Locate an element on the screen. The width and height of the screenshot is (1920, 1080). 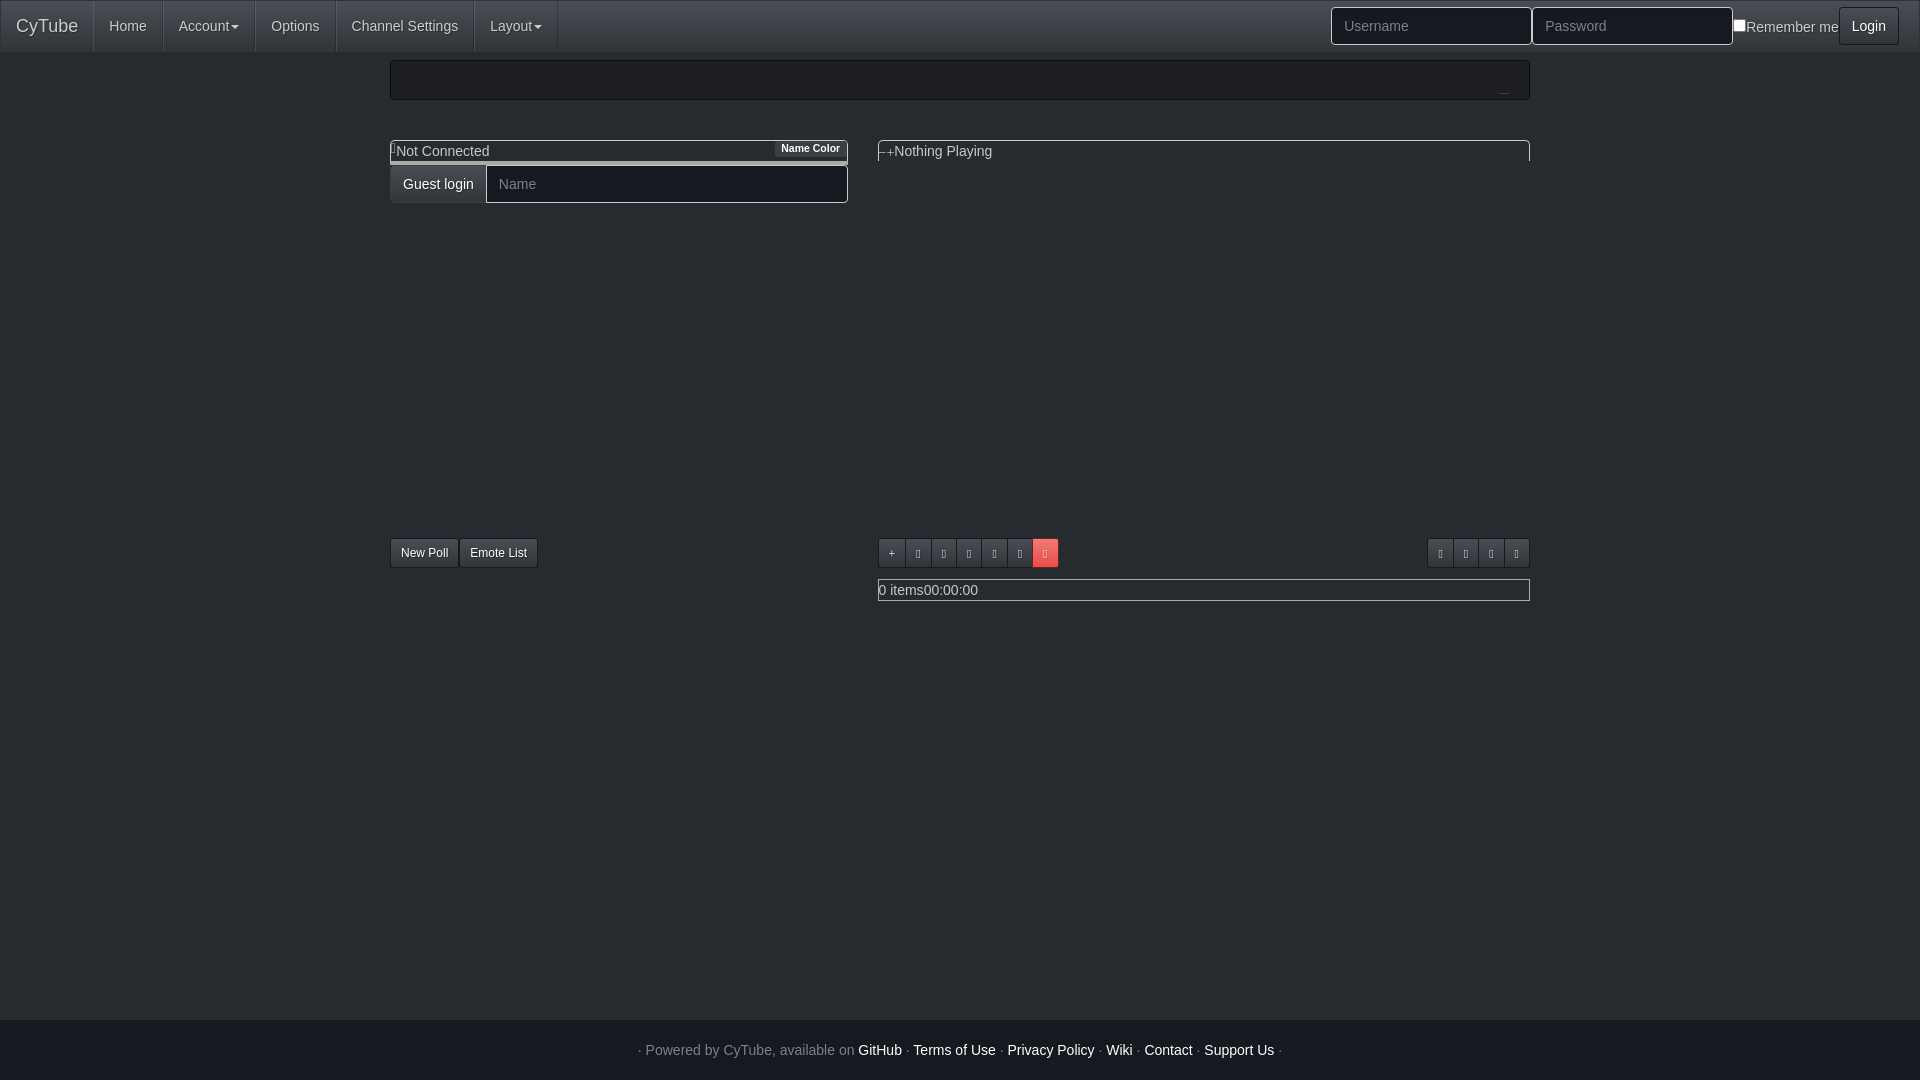
'Wiki' is located at coordinates (1117, 1048).